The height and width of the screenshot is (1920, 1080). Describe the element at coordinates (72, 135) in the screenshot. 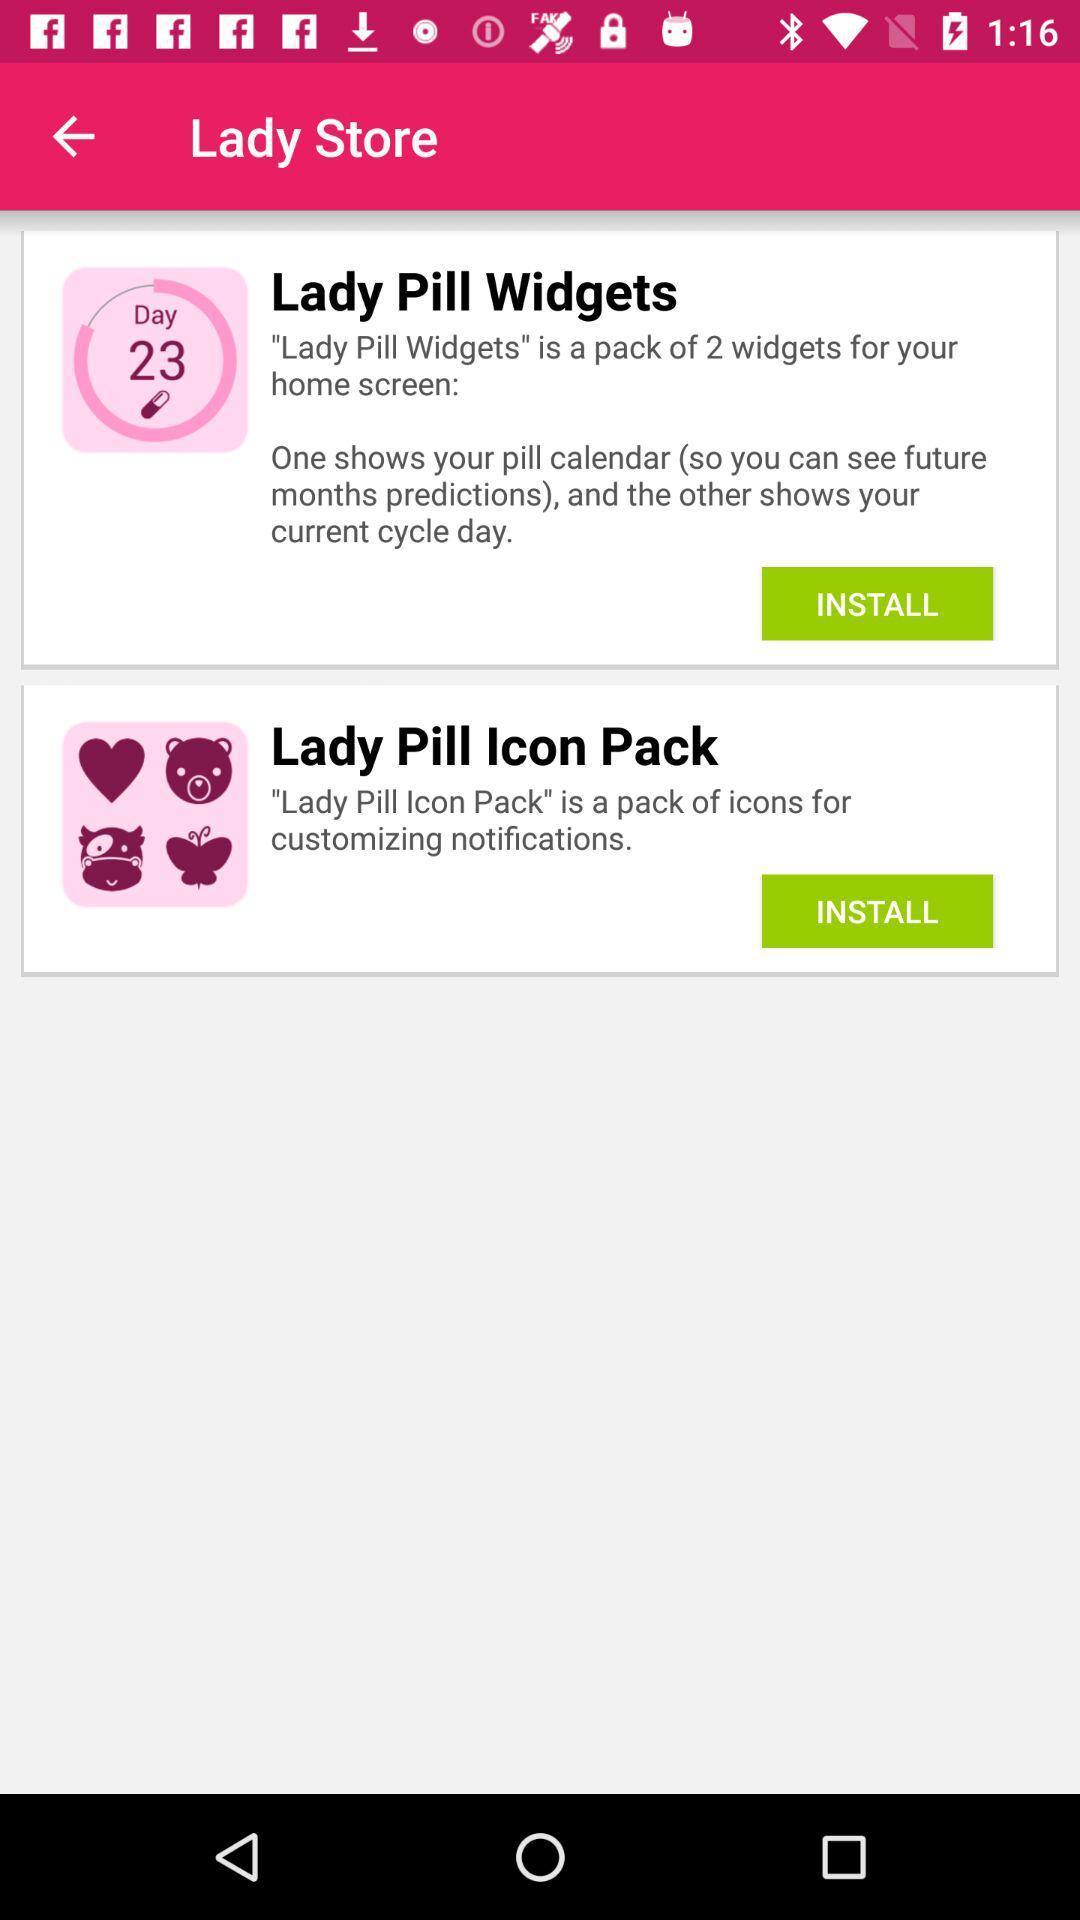

I see `the item next to lady store item` at that location.